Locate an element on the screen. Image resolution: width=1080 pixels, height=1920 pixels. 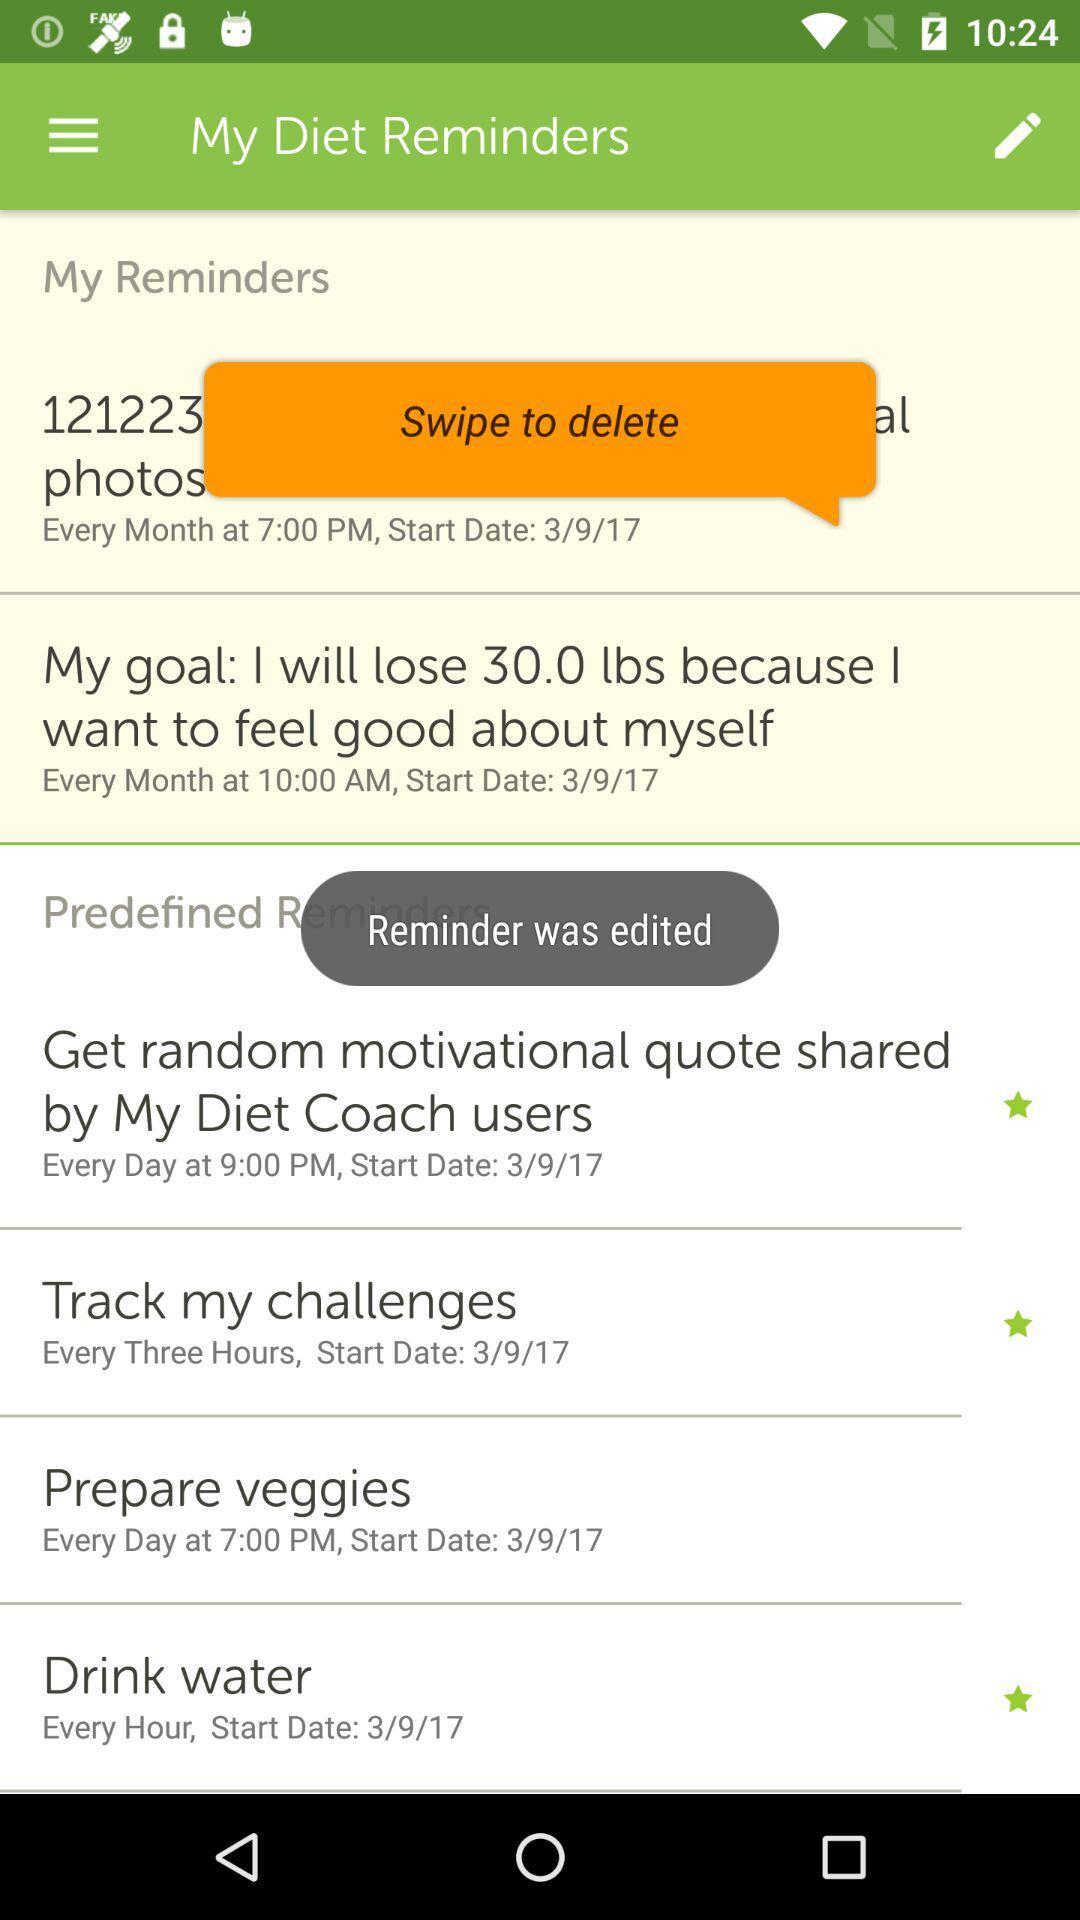
swipe to delete is located at coordinates (540, 442).